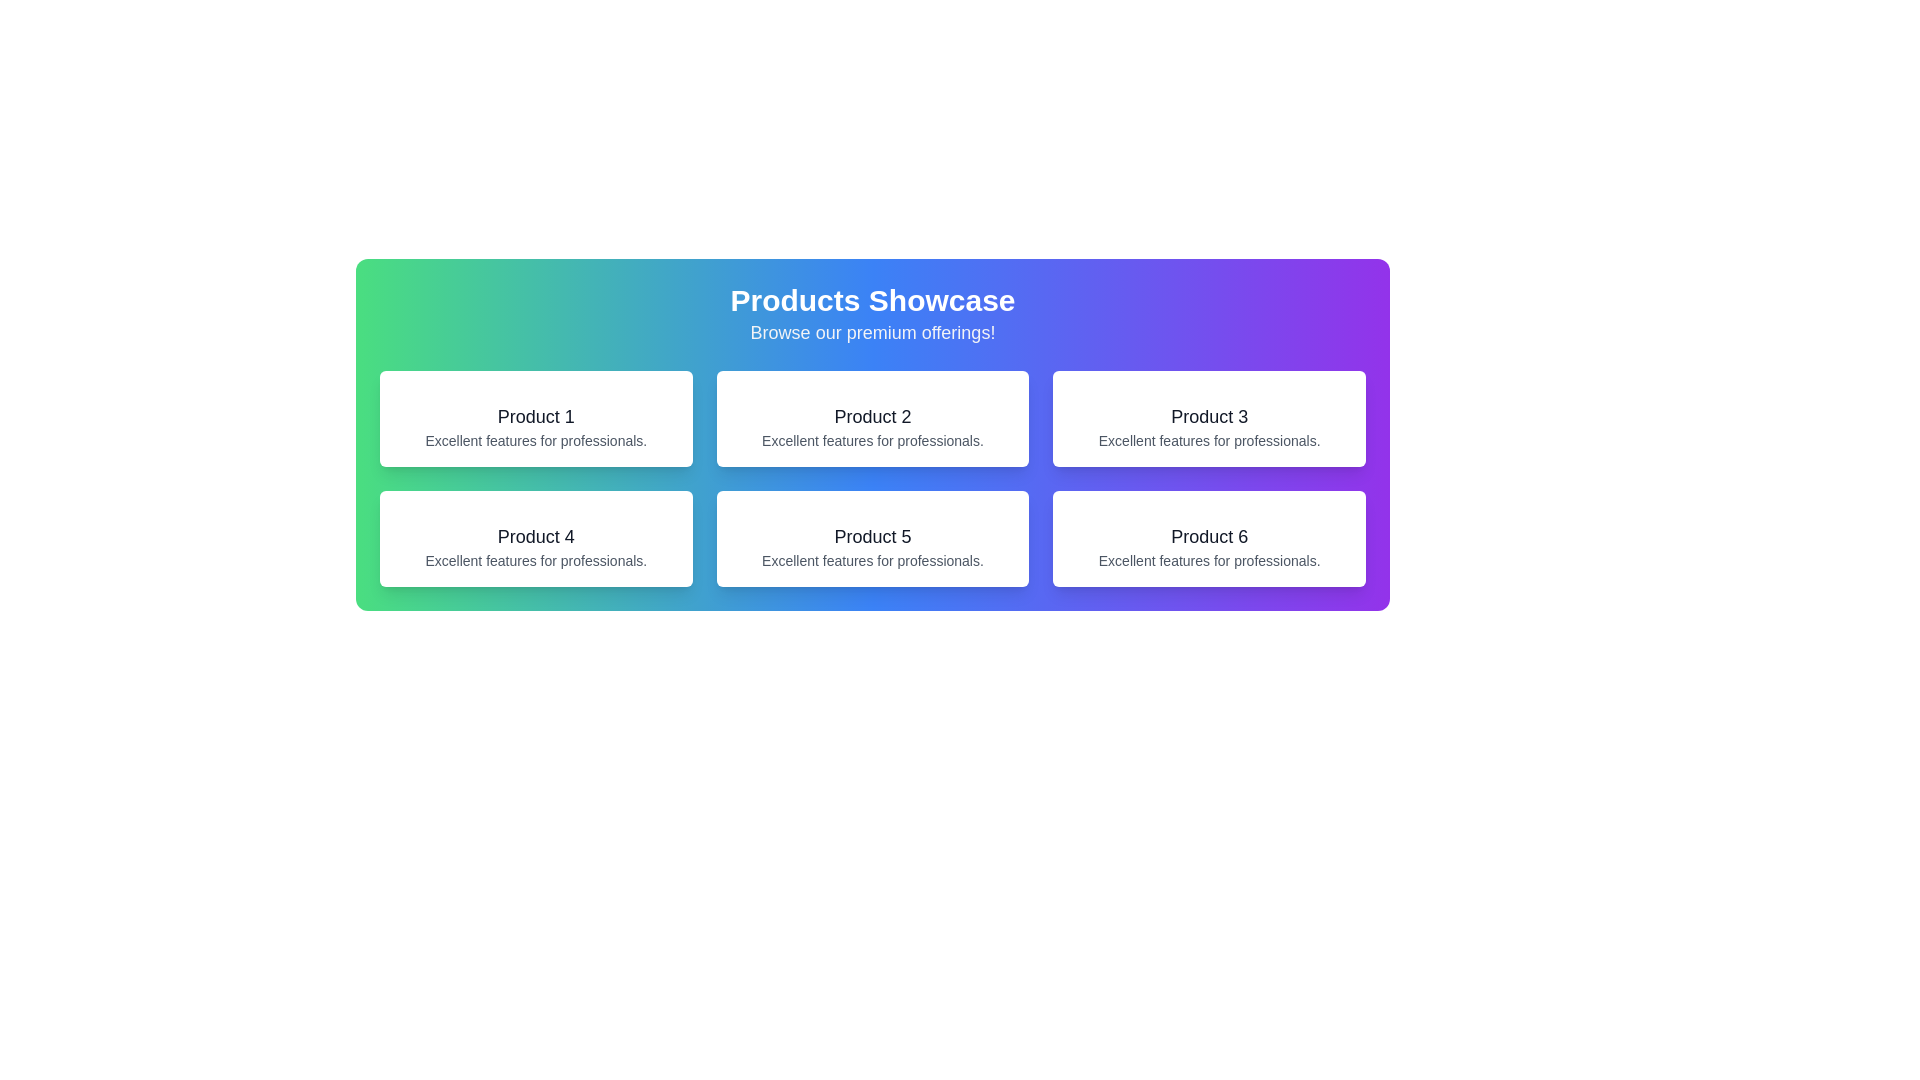 This screenshot has width=1920, height=1080. What do you see at coordinates (536, 560) in the screenshot?
I see `descriptive text element containing the phrase 'Excellent features for professionals.' located below the title 'Product 4' in the card component of the second row, first column` at bounding box center [536, 560].